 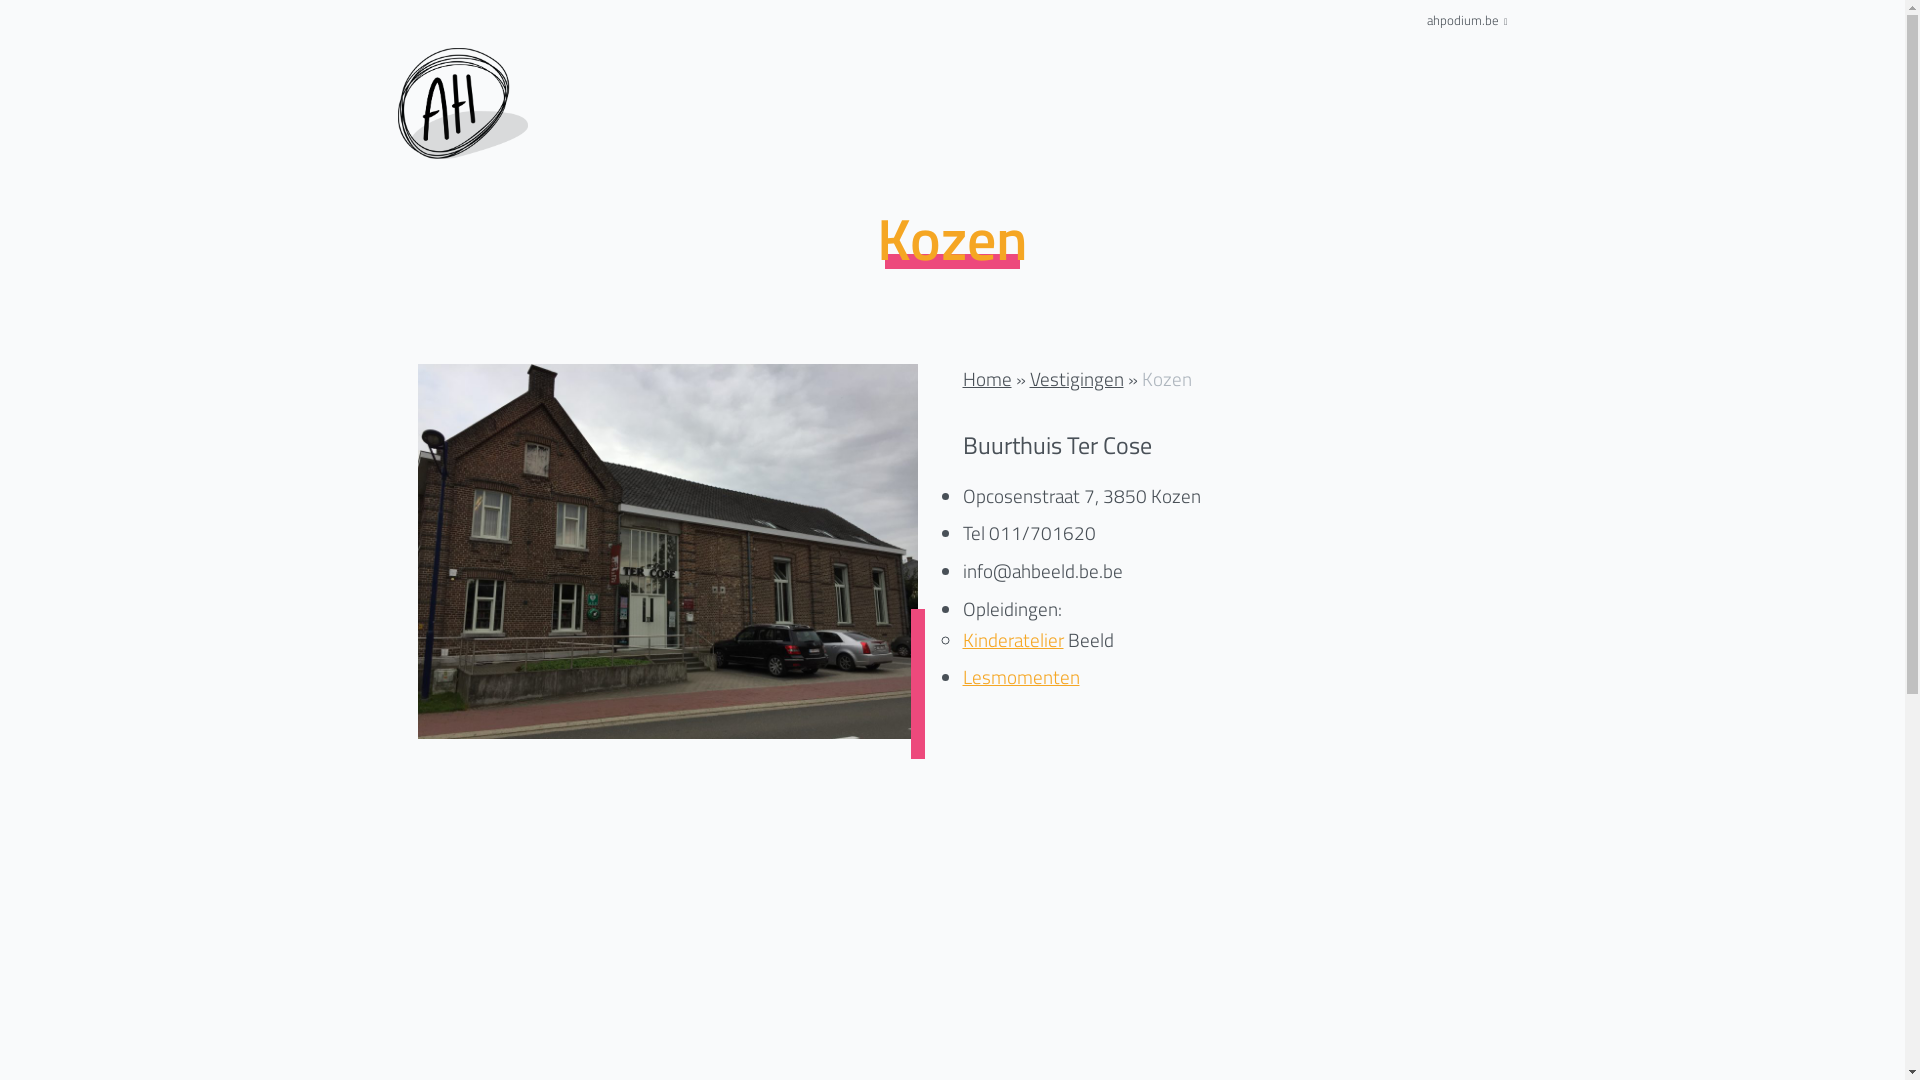 I want to click on 'ahpodium.be', so click(x=1467, y=19).